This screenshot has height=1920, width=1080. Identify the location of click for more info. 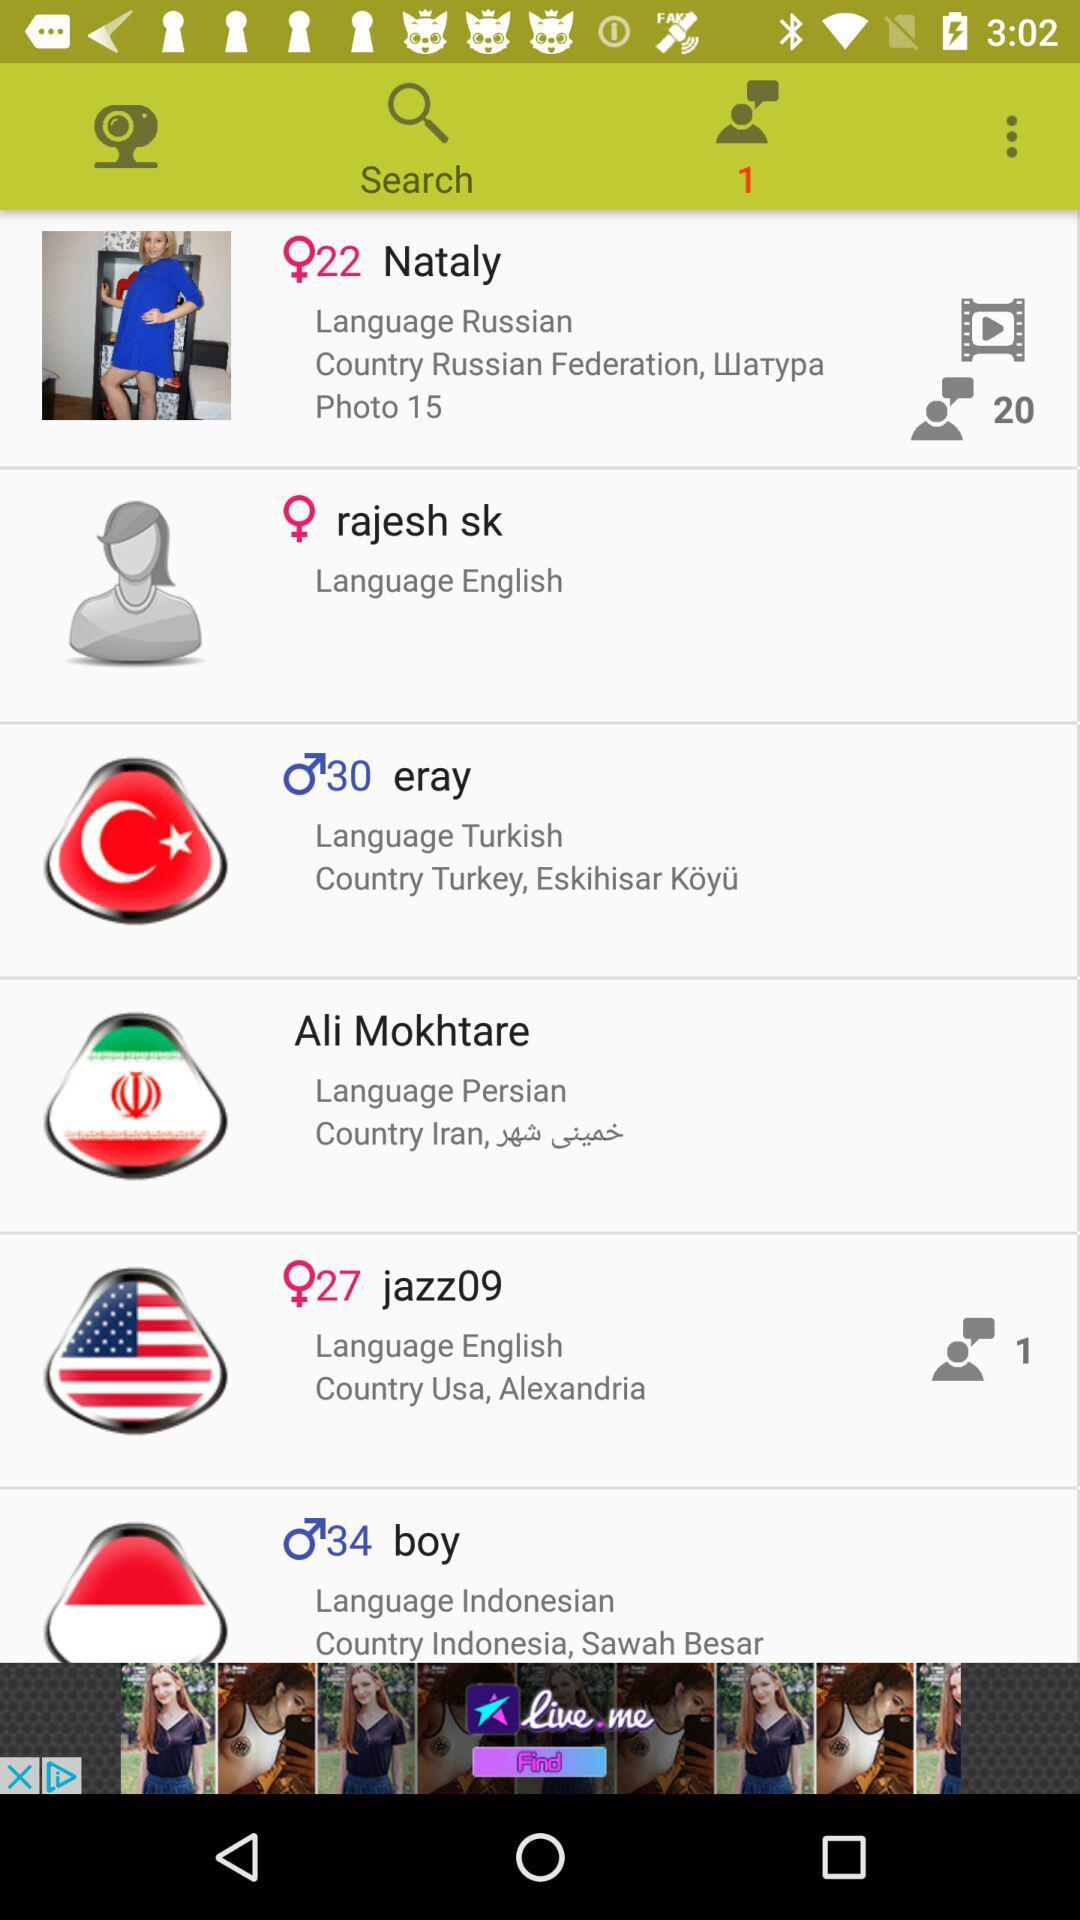
(135, 325).